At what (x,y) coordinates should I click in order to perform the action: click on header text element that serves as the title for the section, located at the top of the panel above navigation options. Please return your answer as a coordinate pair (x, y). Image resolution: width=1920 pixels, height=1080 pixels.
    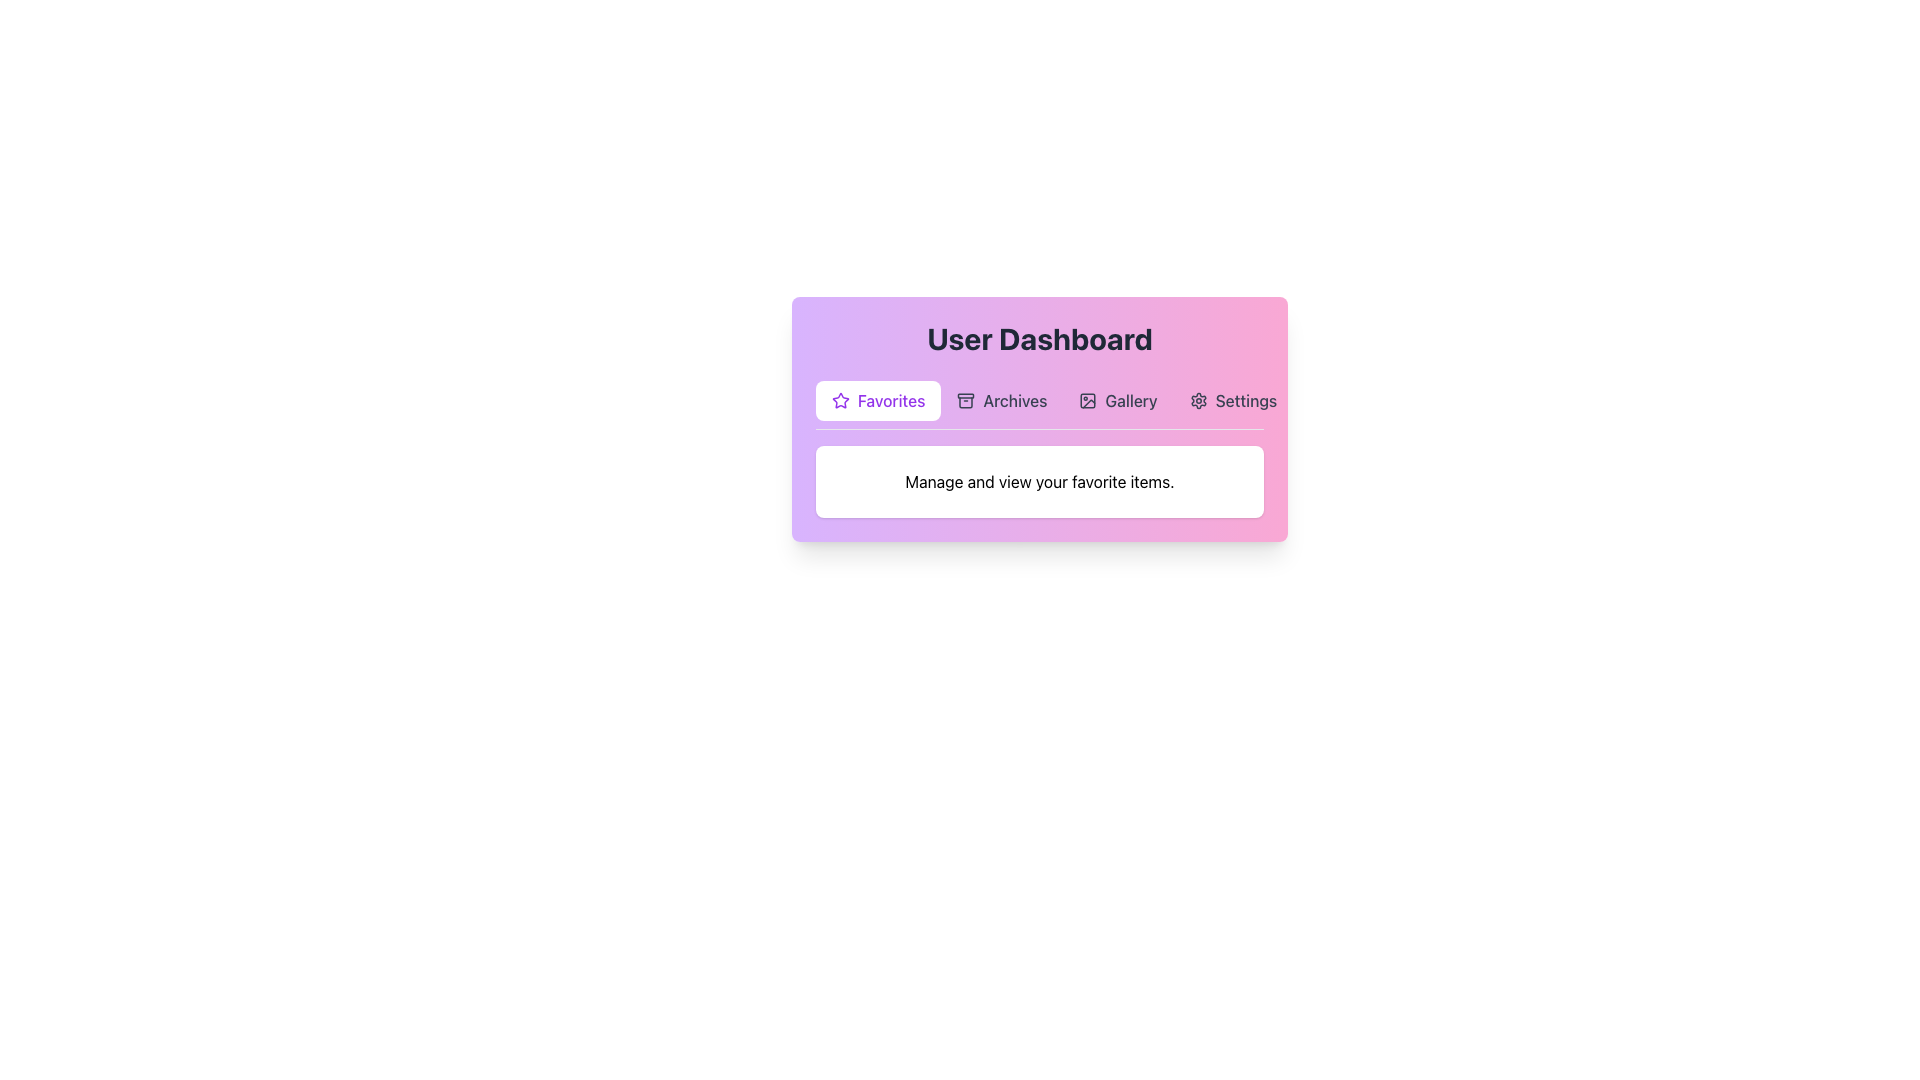
    Looking at the image, I should click on (1040, 338).